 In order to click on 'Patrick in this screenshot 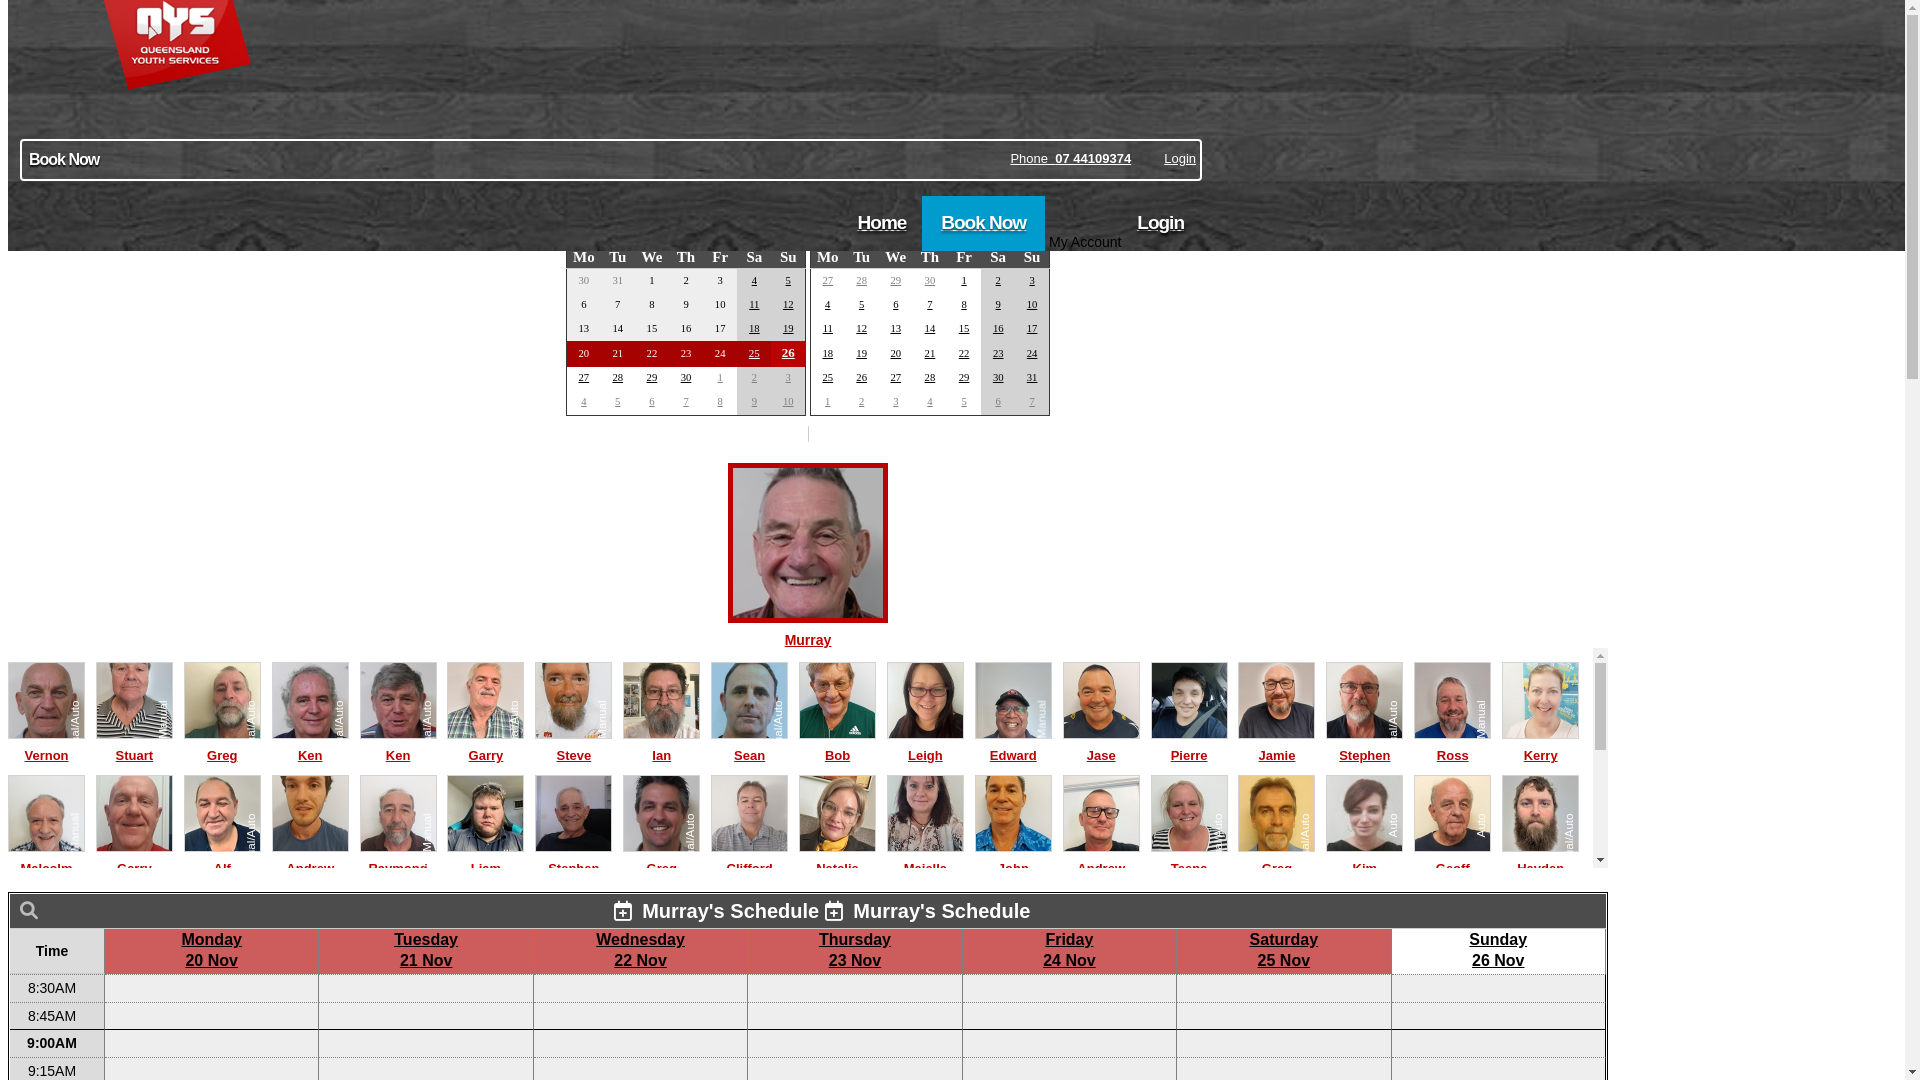, I will do `click(1189, 970)`.